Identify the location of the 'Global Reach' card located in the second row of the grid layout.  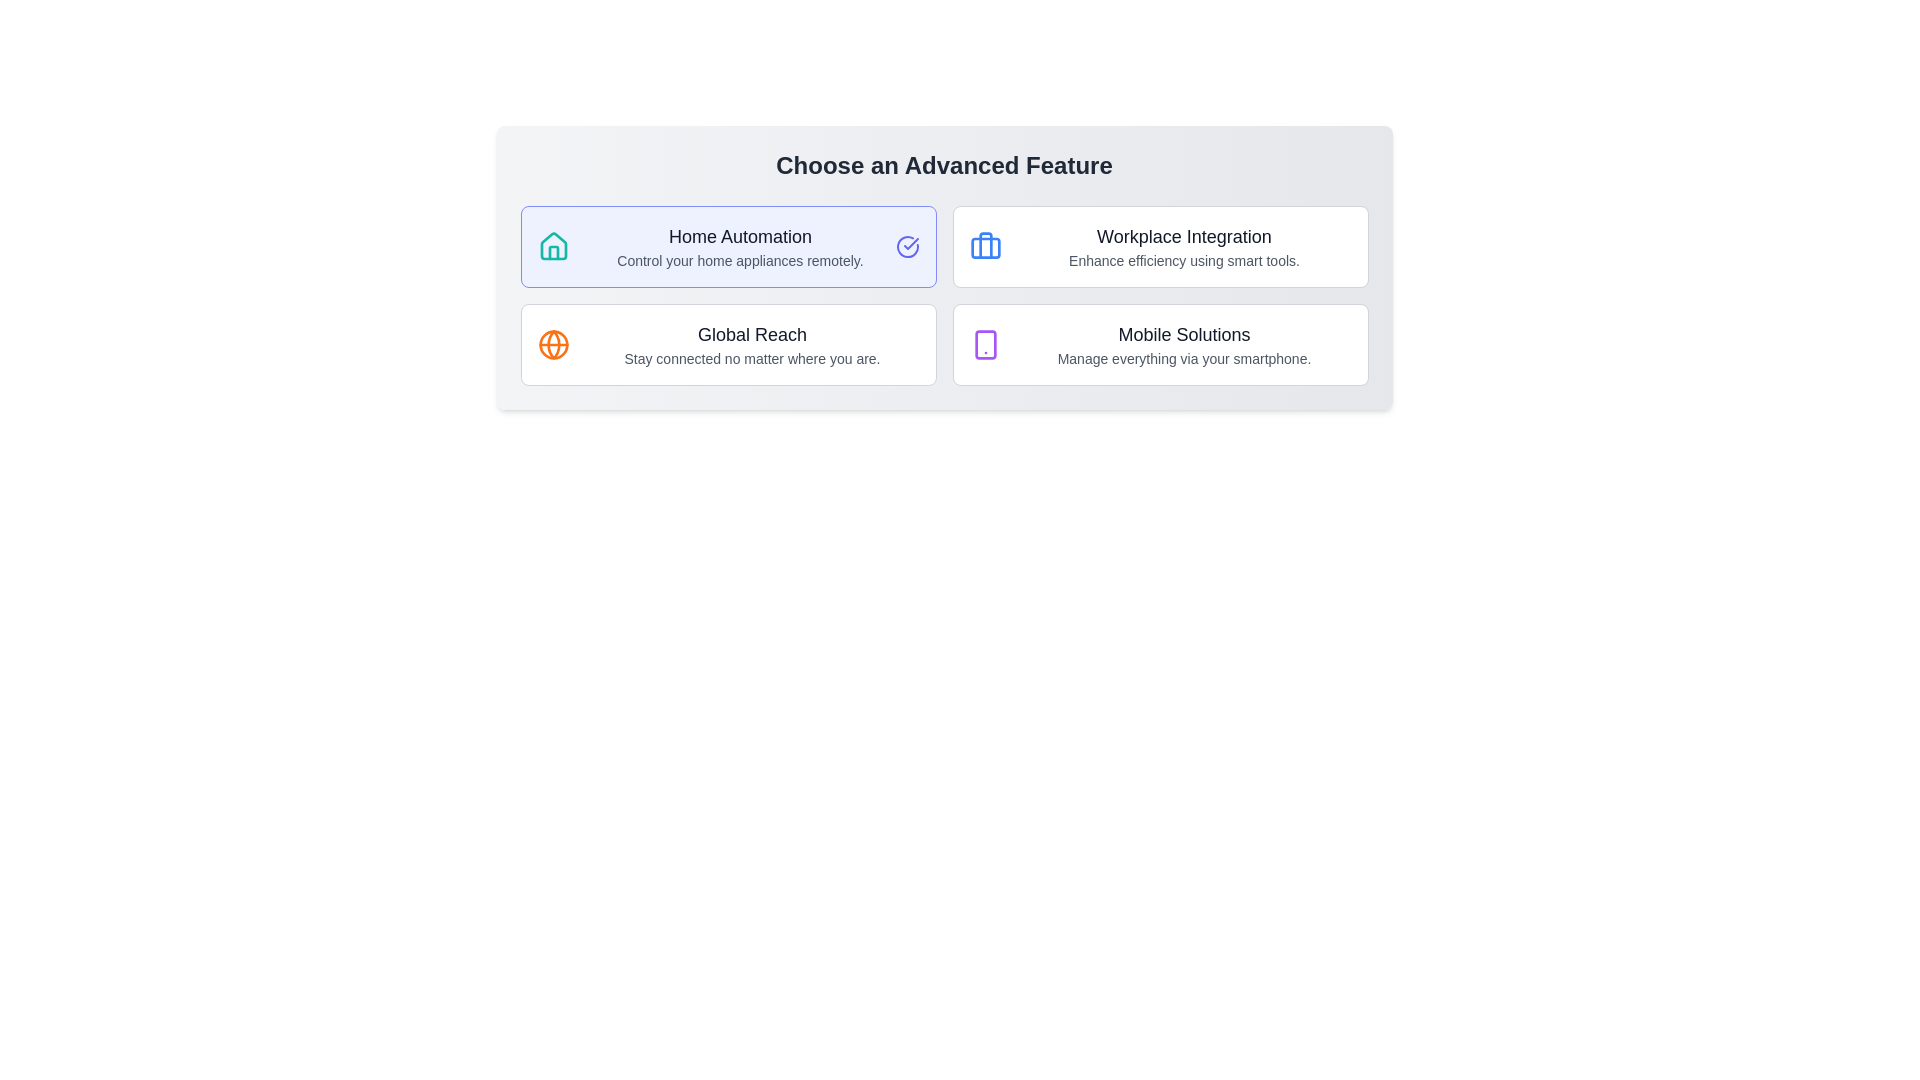
(727, 343).